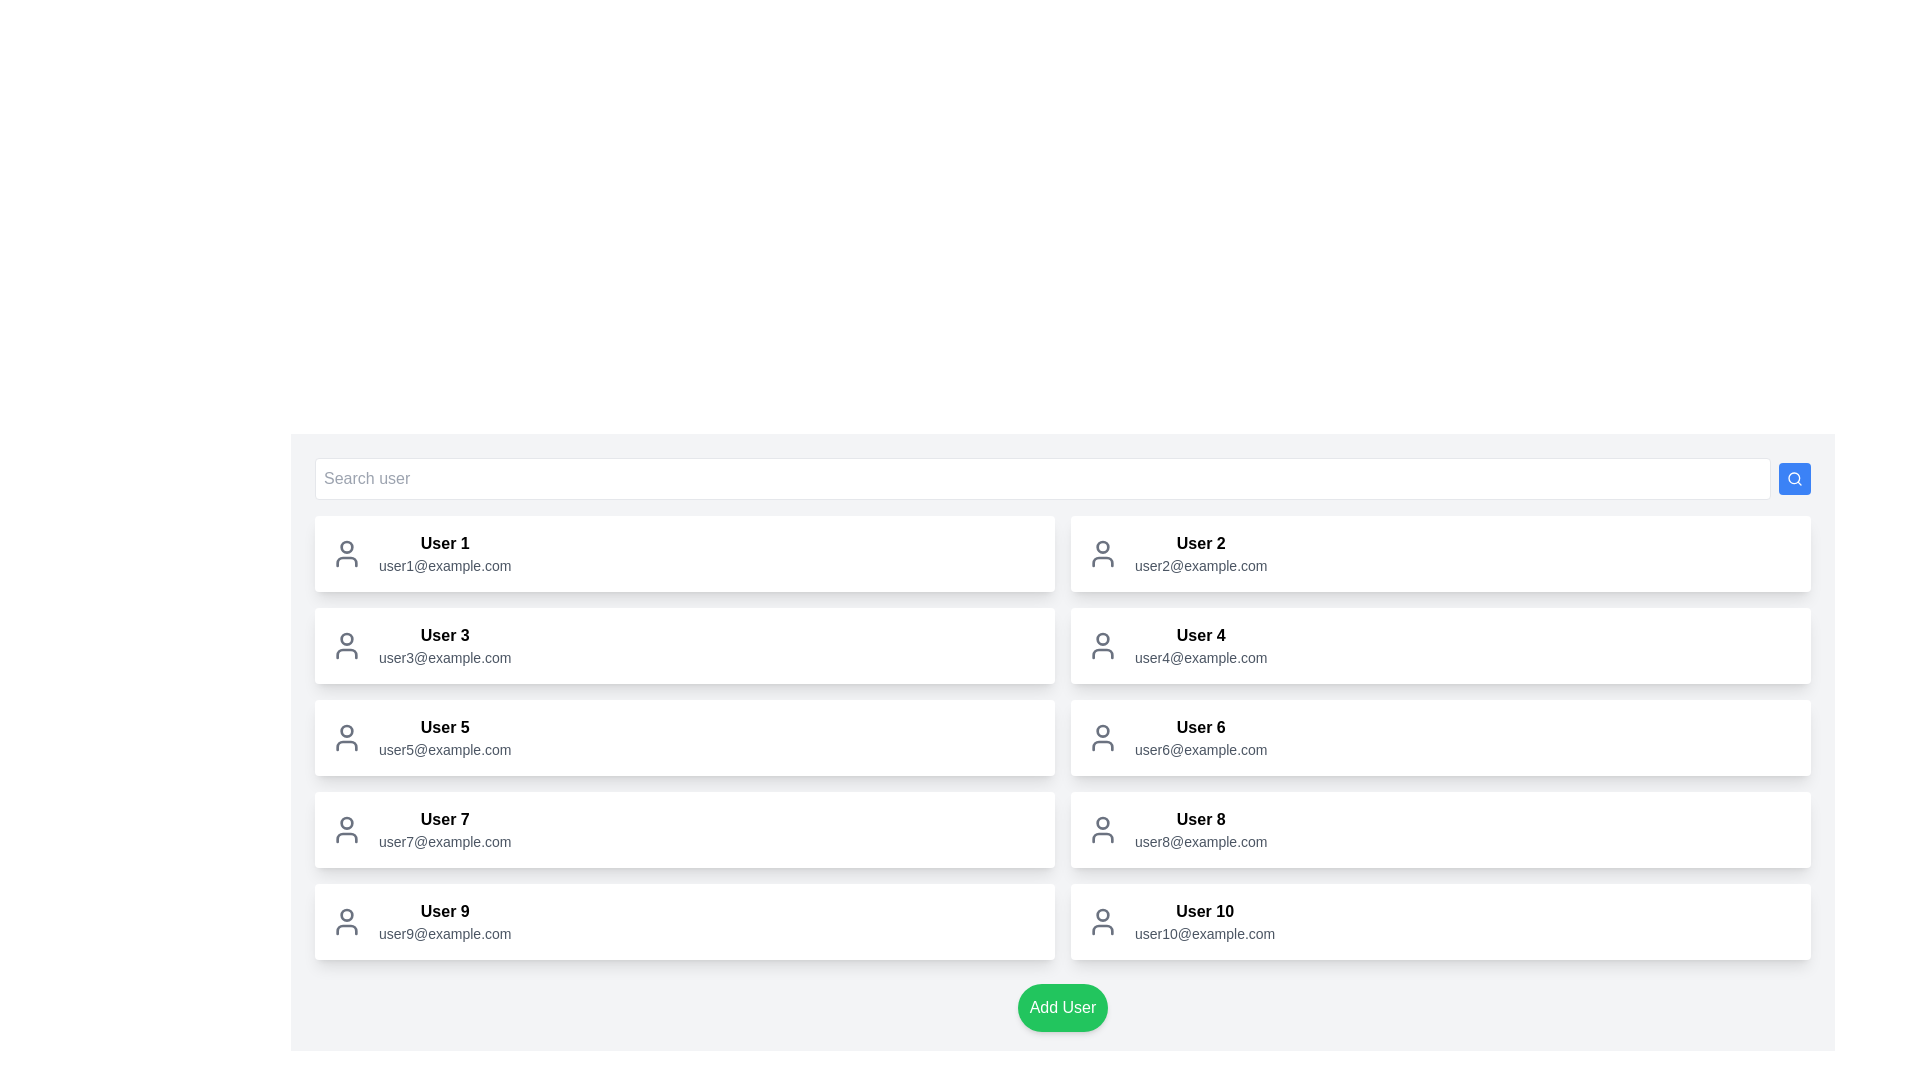 The height and width of the screenshot is (1080, 1920). I want to click on the bold text label 'User 2' located in the right column of the user list, specifically in the second row above the email 'user2@example.com', so click(1200, 543).